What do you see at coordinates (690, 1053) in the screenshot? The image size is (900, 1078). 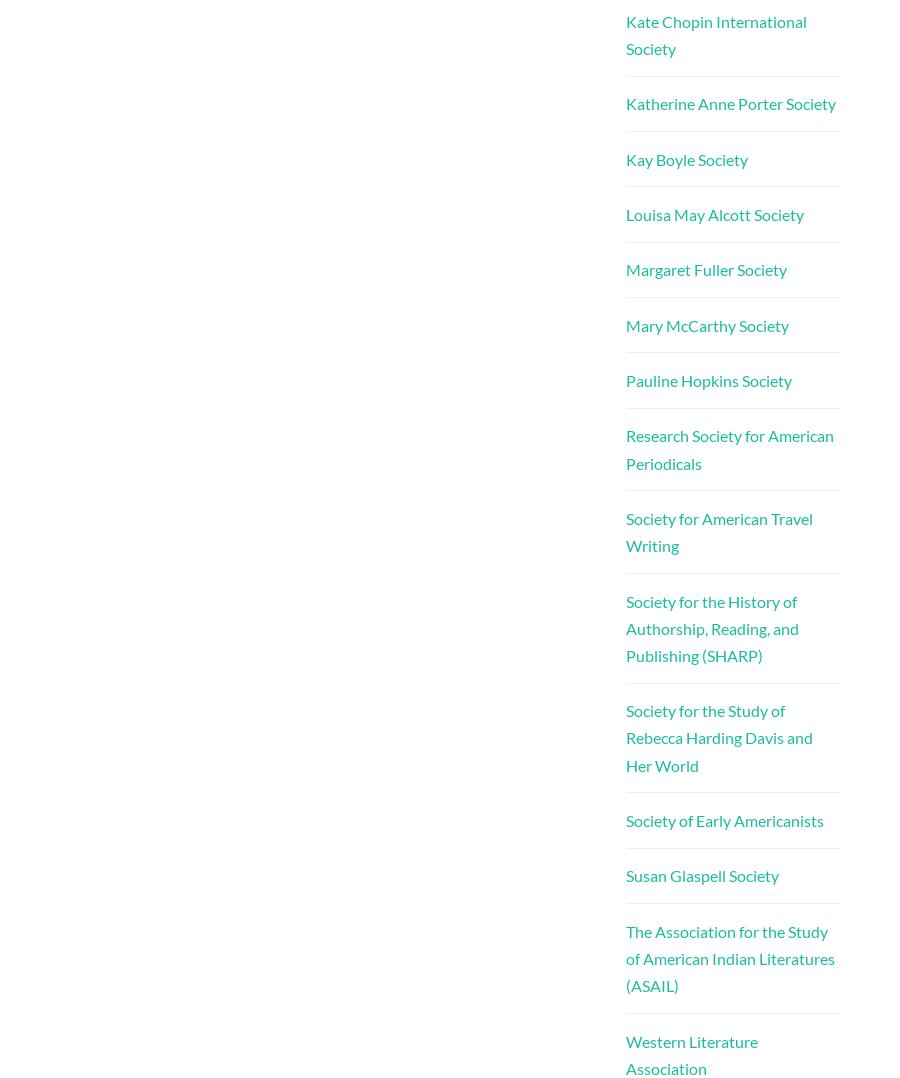 I see `'Western Literature Association'` at bounding box center [690, 1053].